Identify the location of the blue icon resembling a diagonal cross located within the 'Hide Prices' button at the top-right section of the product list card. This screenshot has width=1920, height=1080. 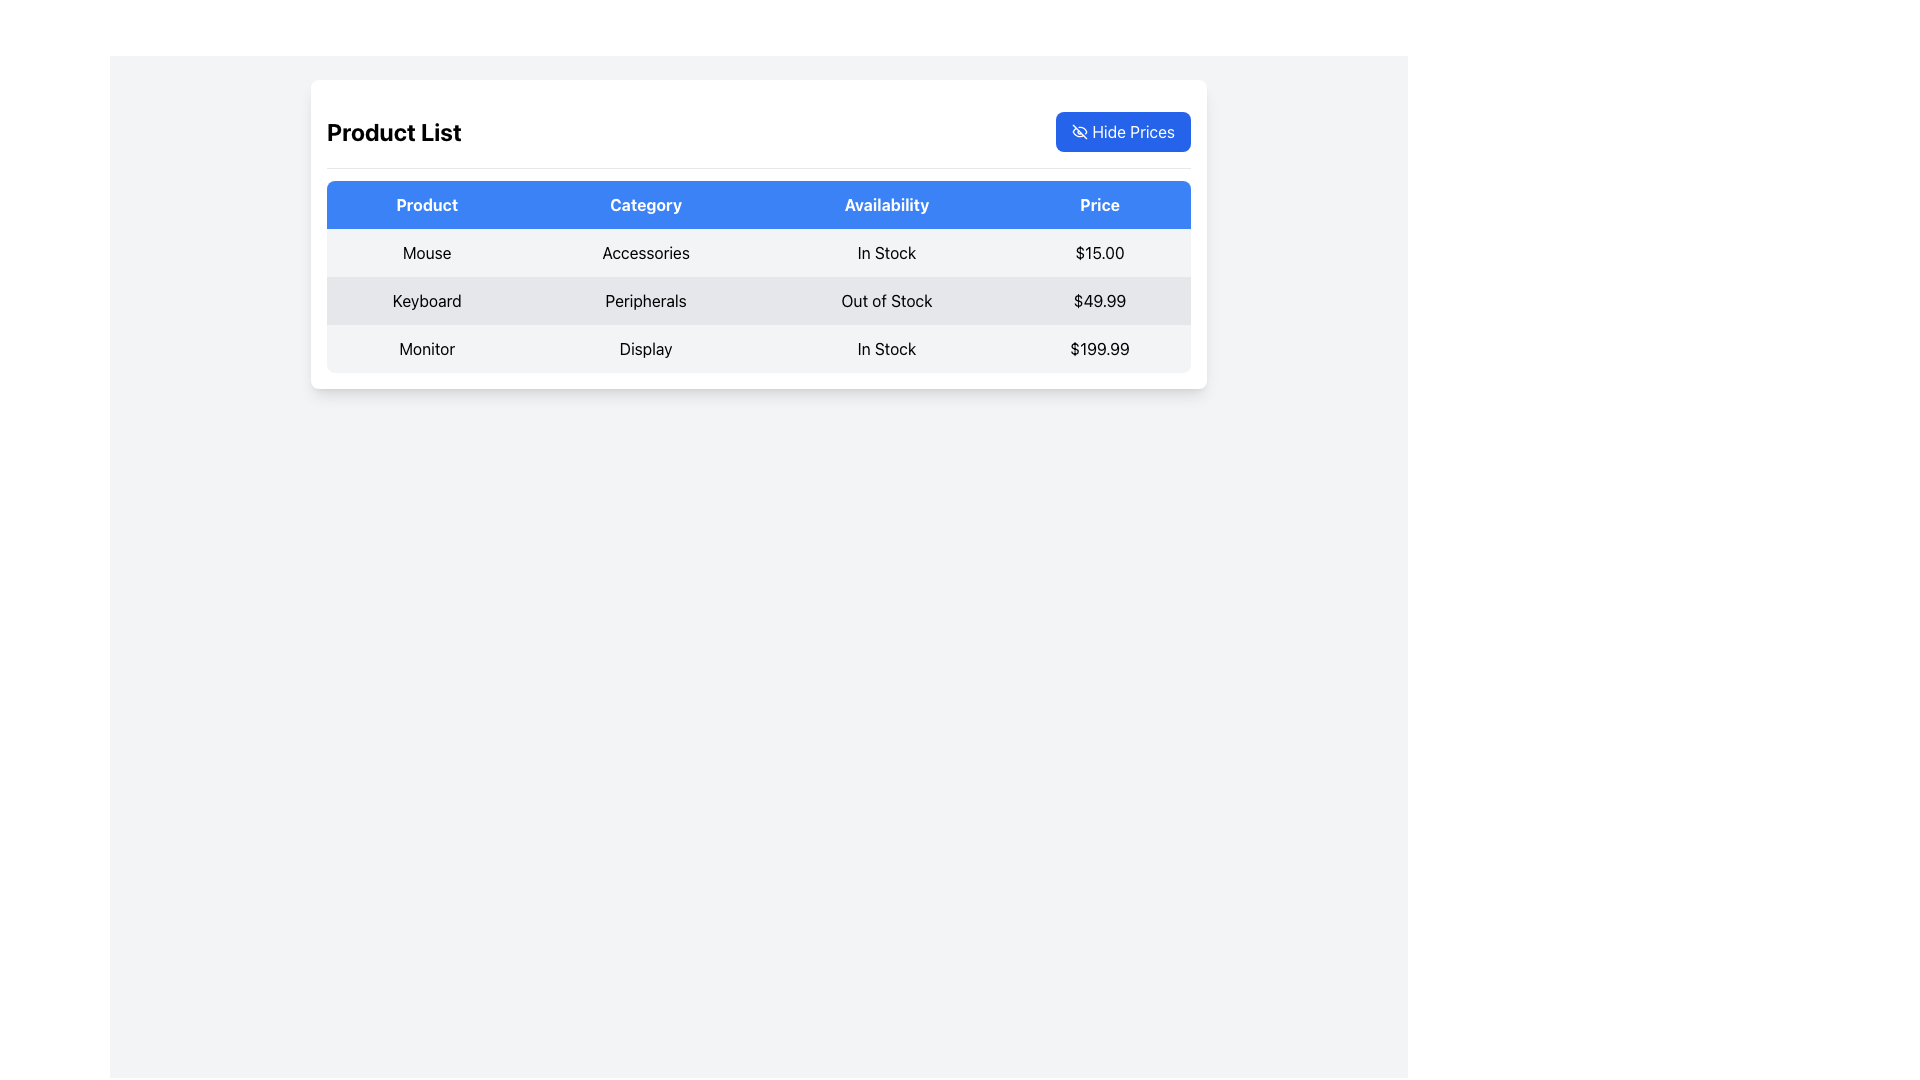
(1079, 131).